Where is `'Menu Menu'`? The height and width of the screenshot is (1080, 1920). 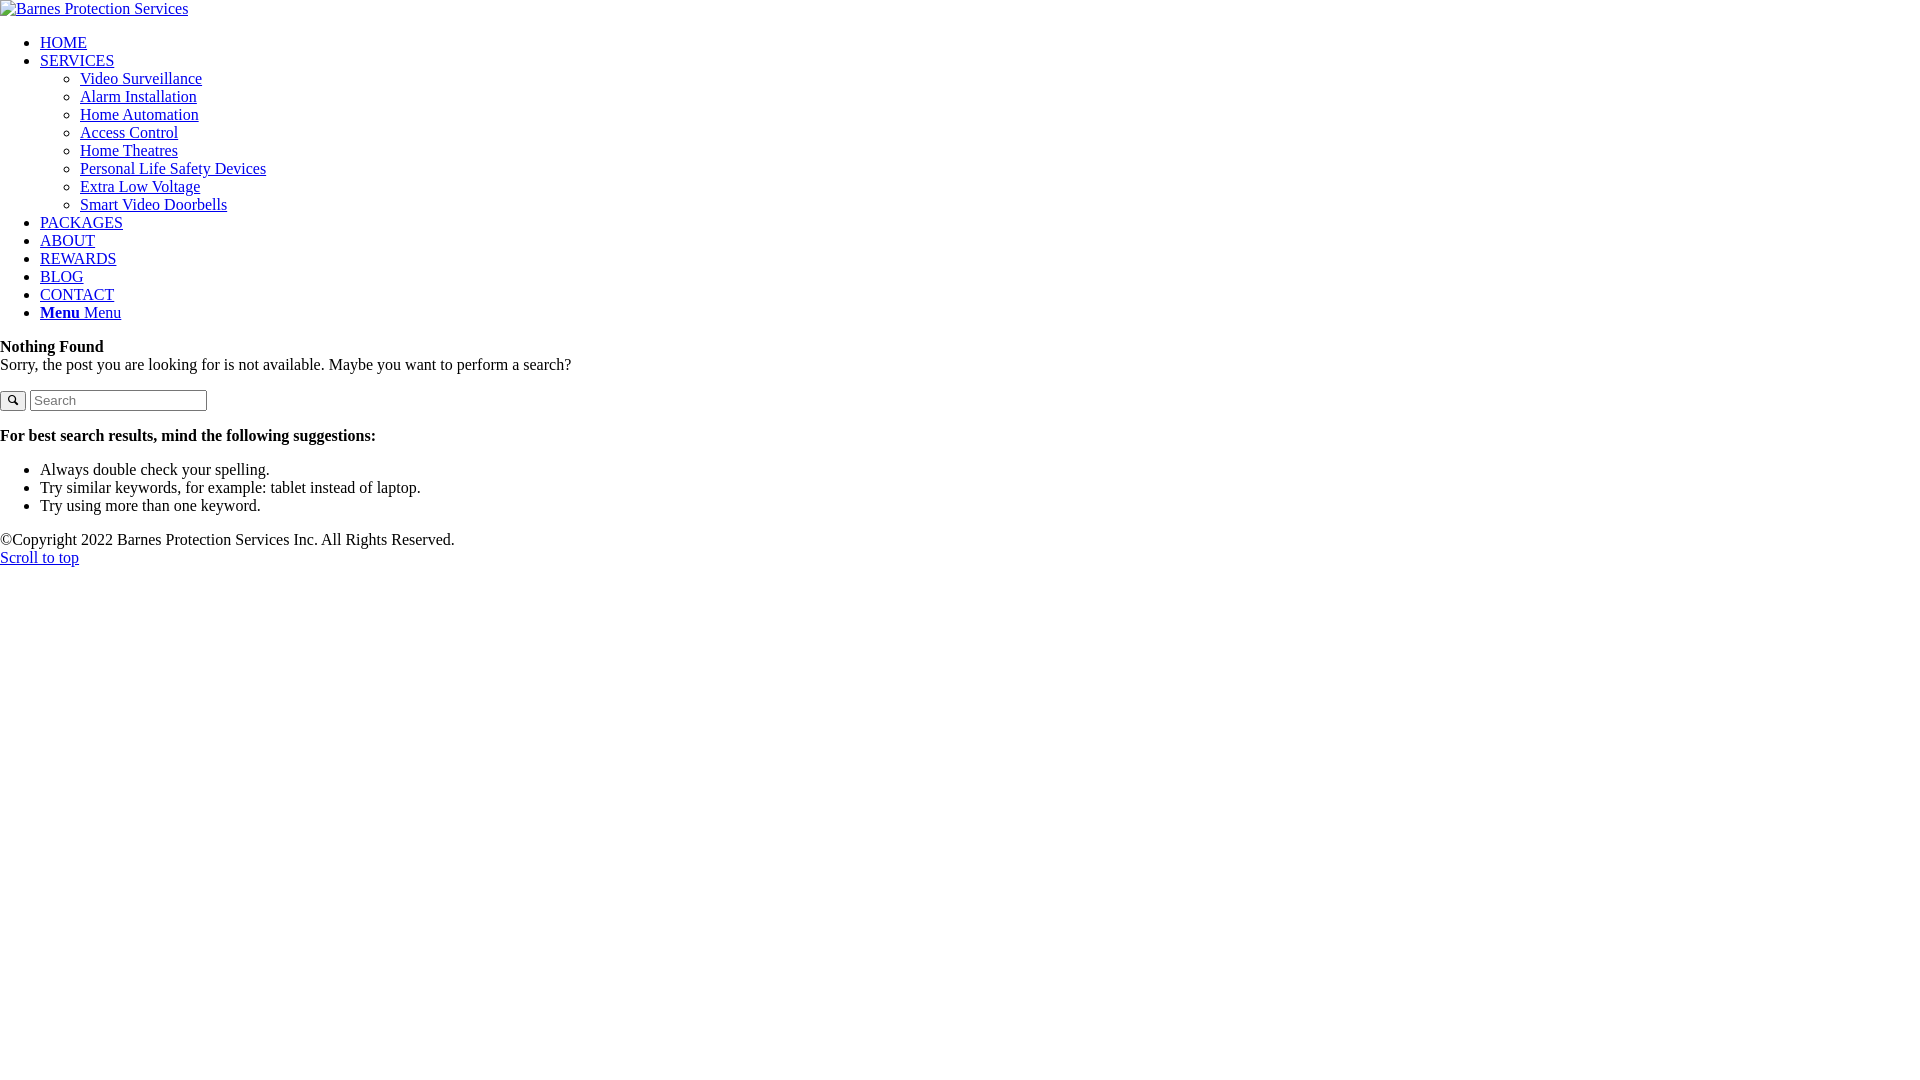 'Menu Menu' is located at coordinates (80, 312).